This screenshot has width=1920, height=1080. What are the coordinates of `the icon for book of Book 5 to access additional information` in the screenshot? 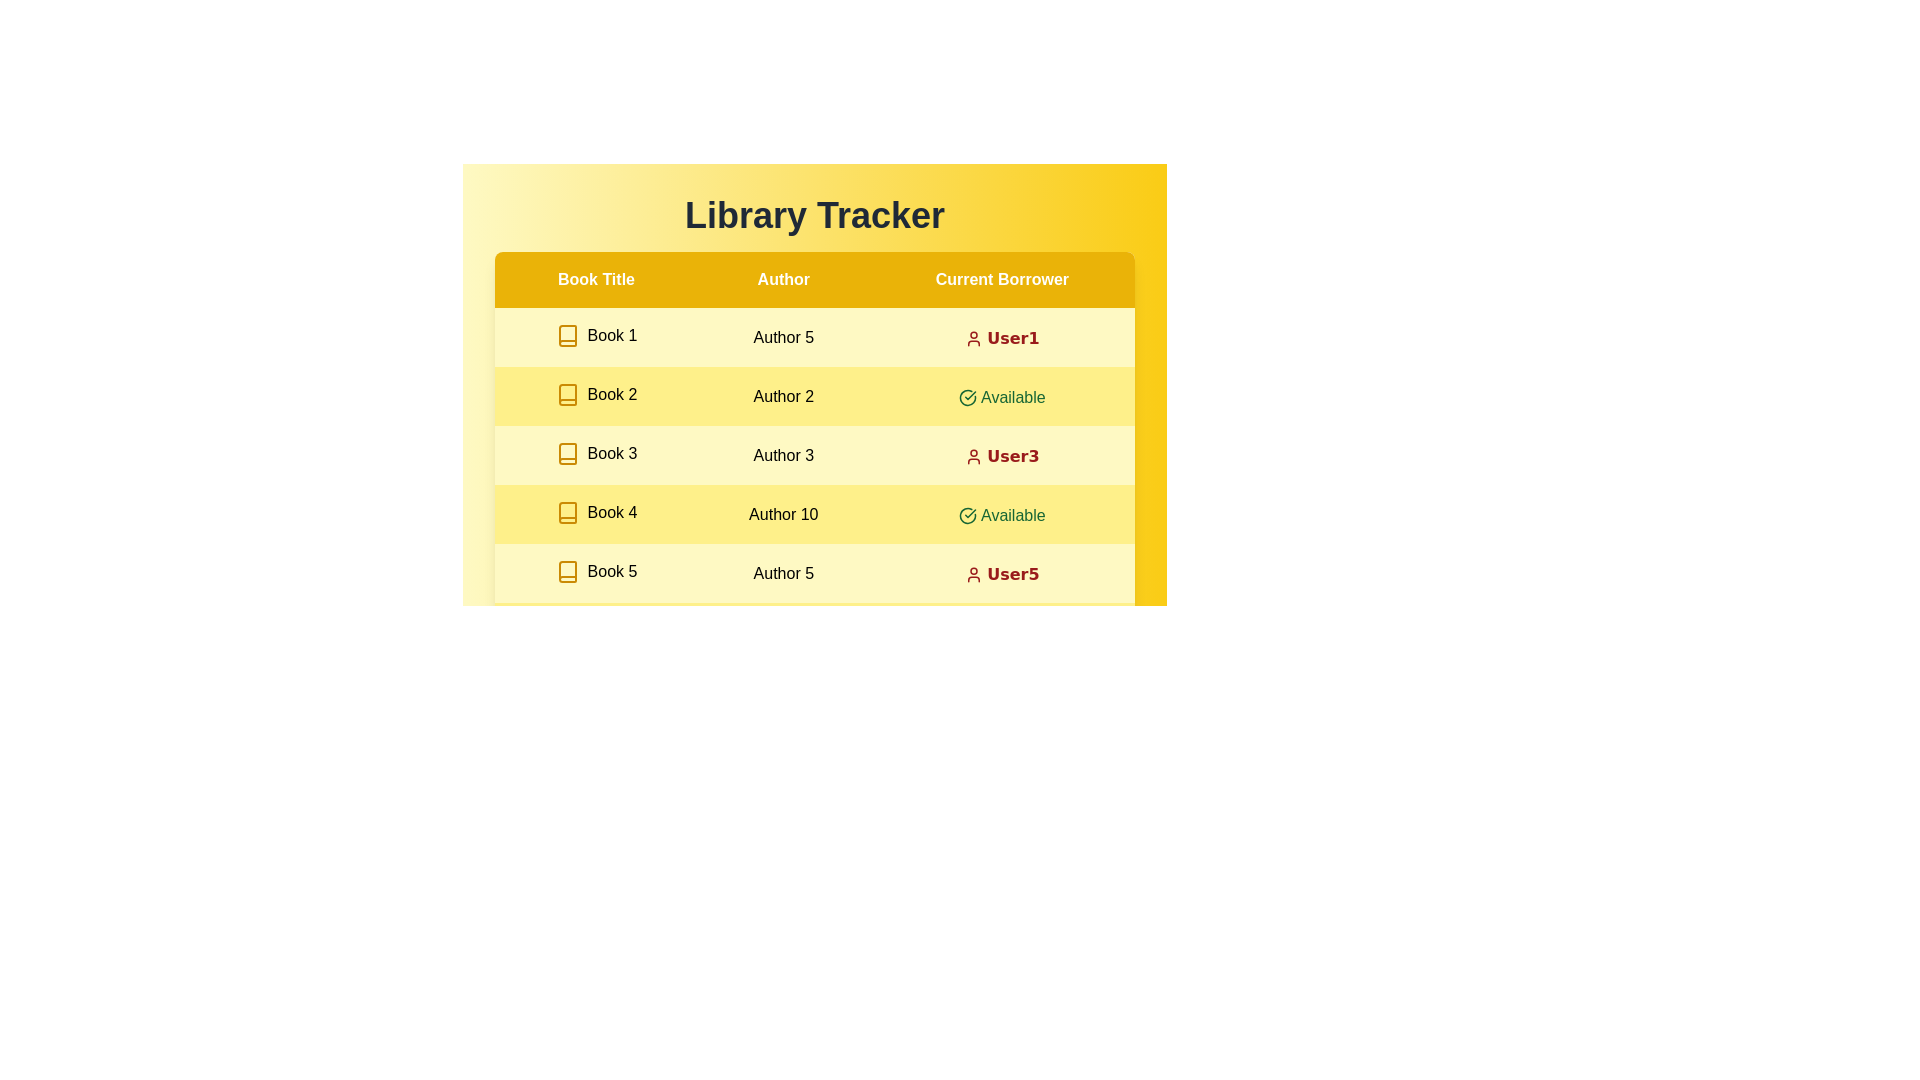 It's located at (566, 571).